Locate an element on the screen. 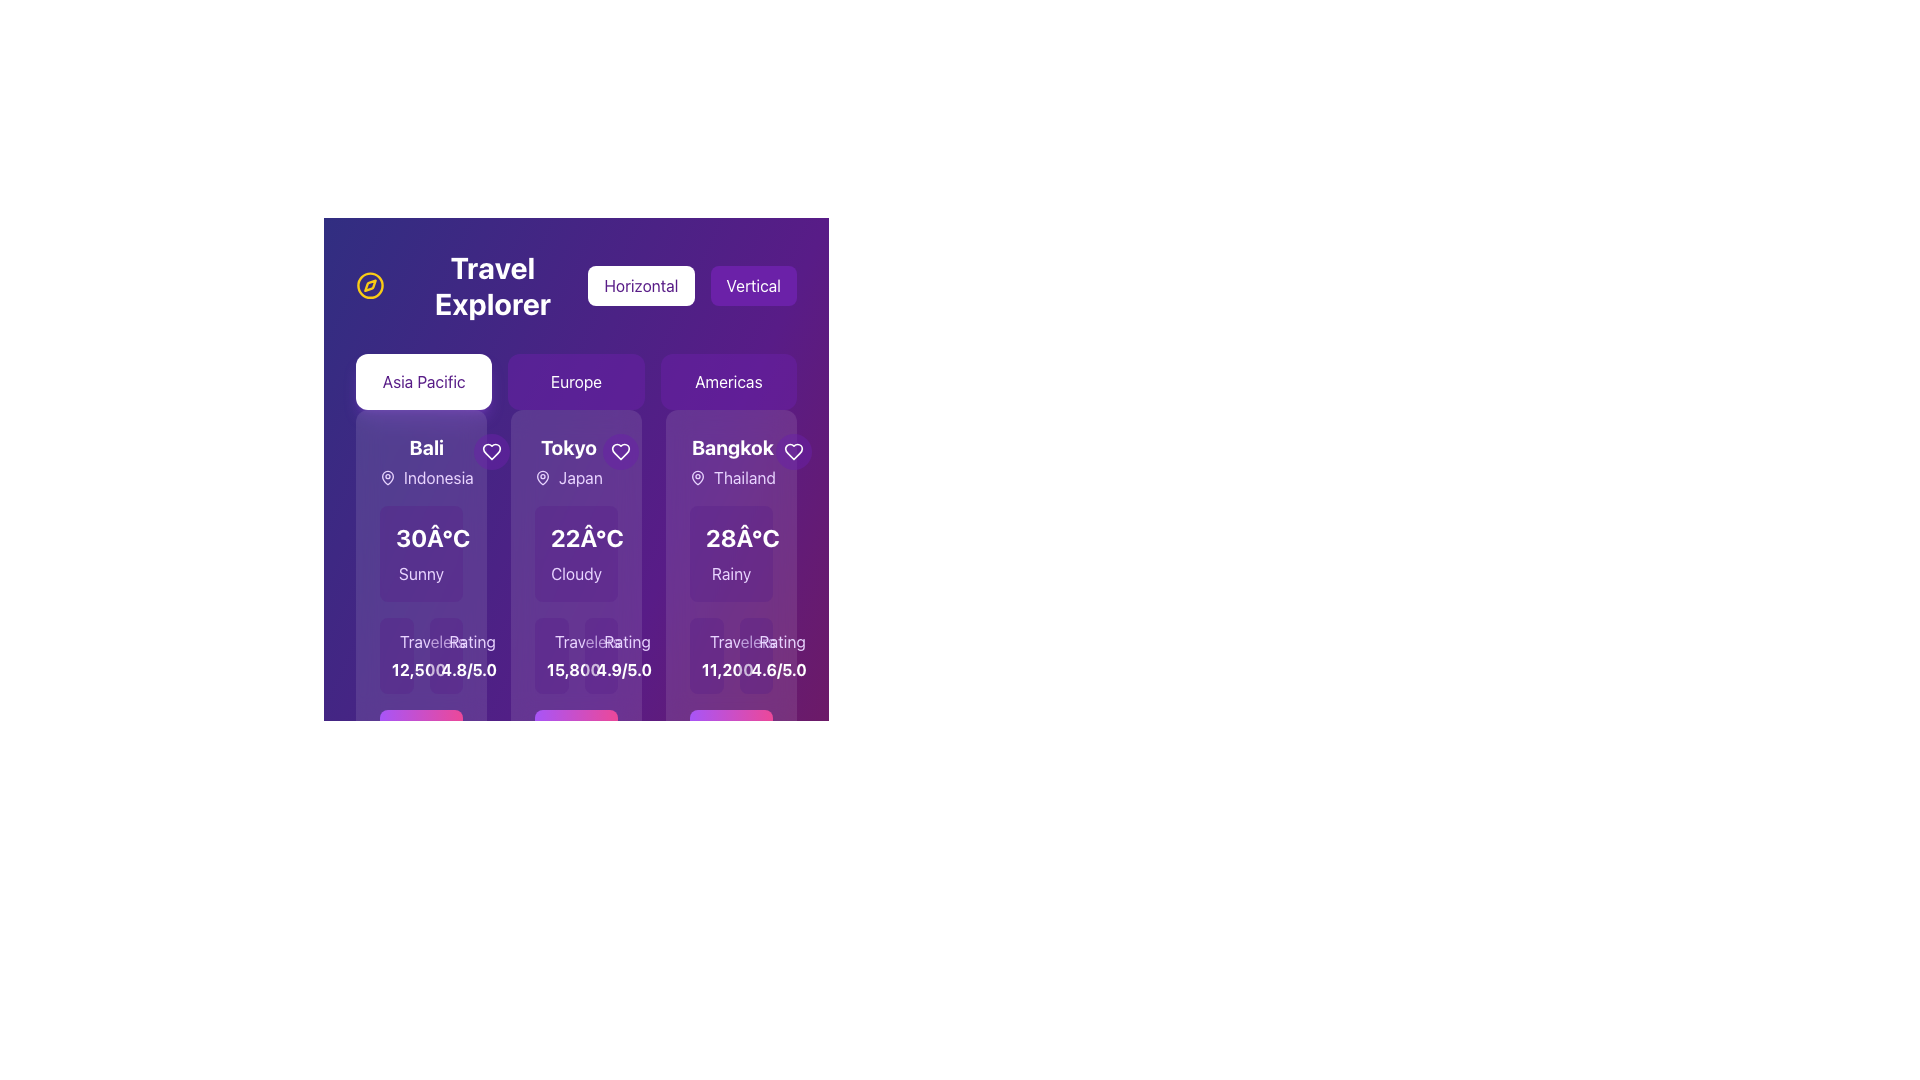 The image size is (1920, 1080). text displayed in the purple font label that says 'Thailand', which is located in the rightmost column below 'Bangkok' is located at coordinates (731, 478).